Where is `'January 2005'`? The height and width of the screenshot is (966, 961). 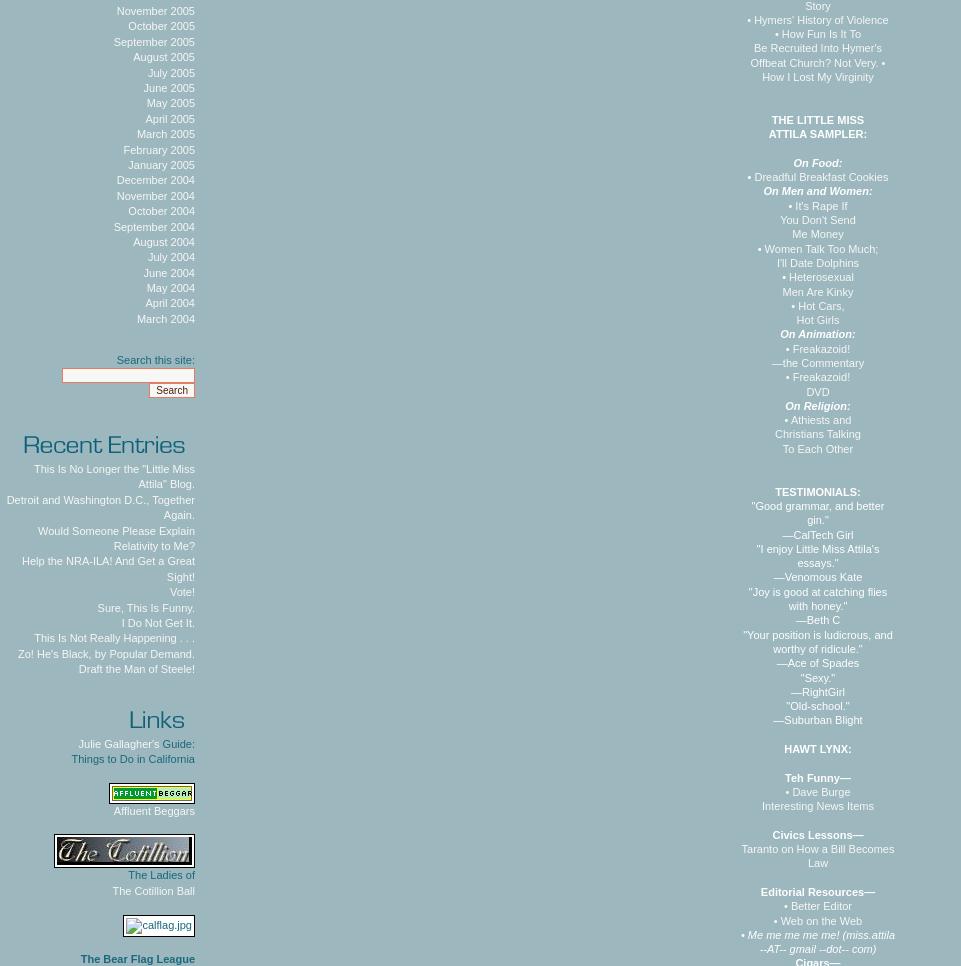 'January 2005' is located at coordinates (161, 163).